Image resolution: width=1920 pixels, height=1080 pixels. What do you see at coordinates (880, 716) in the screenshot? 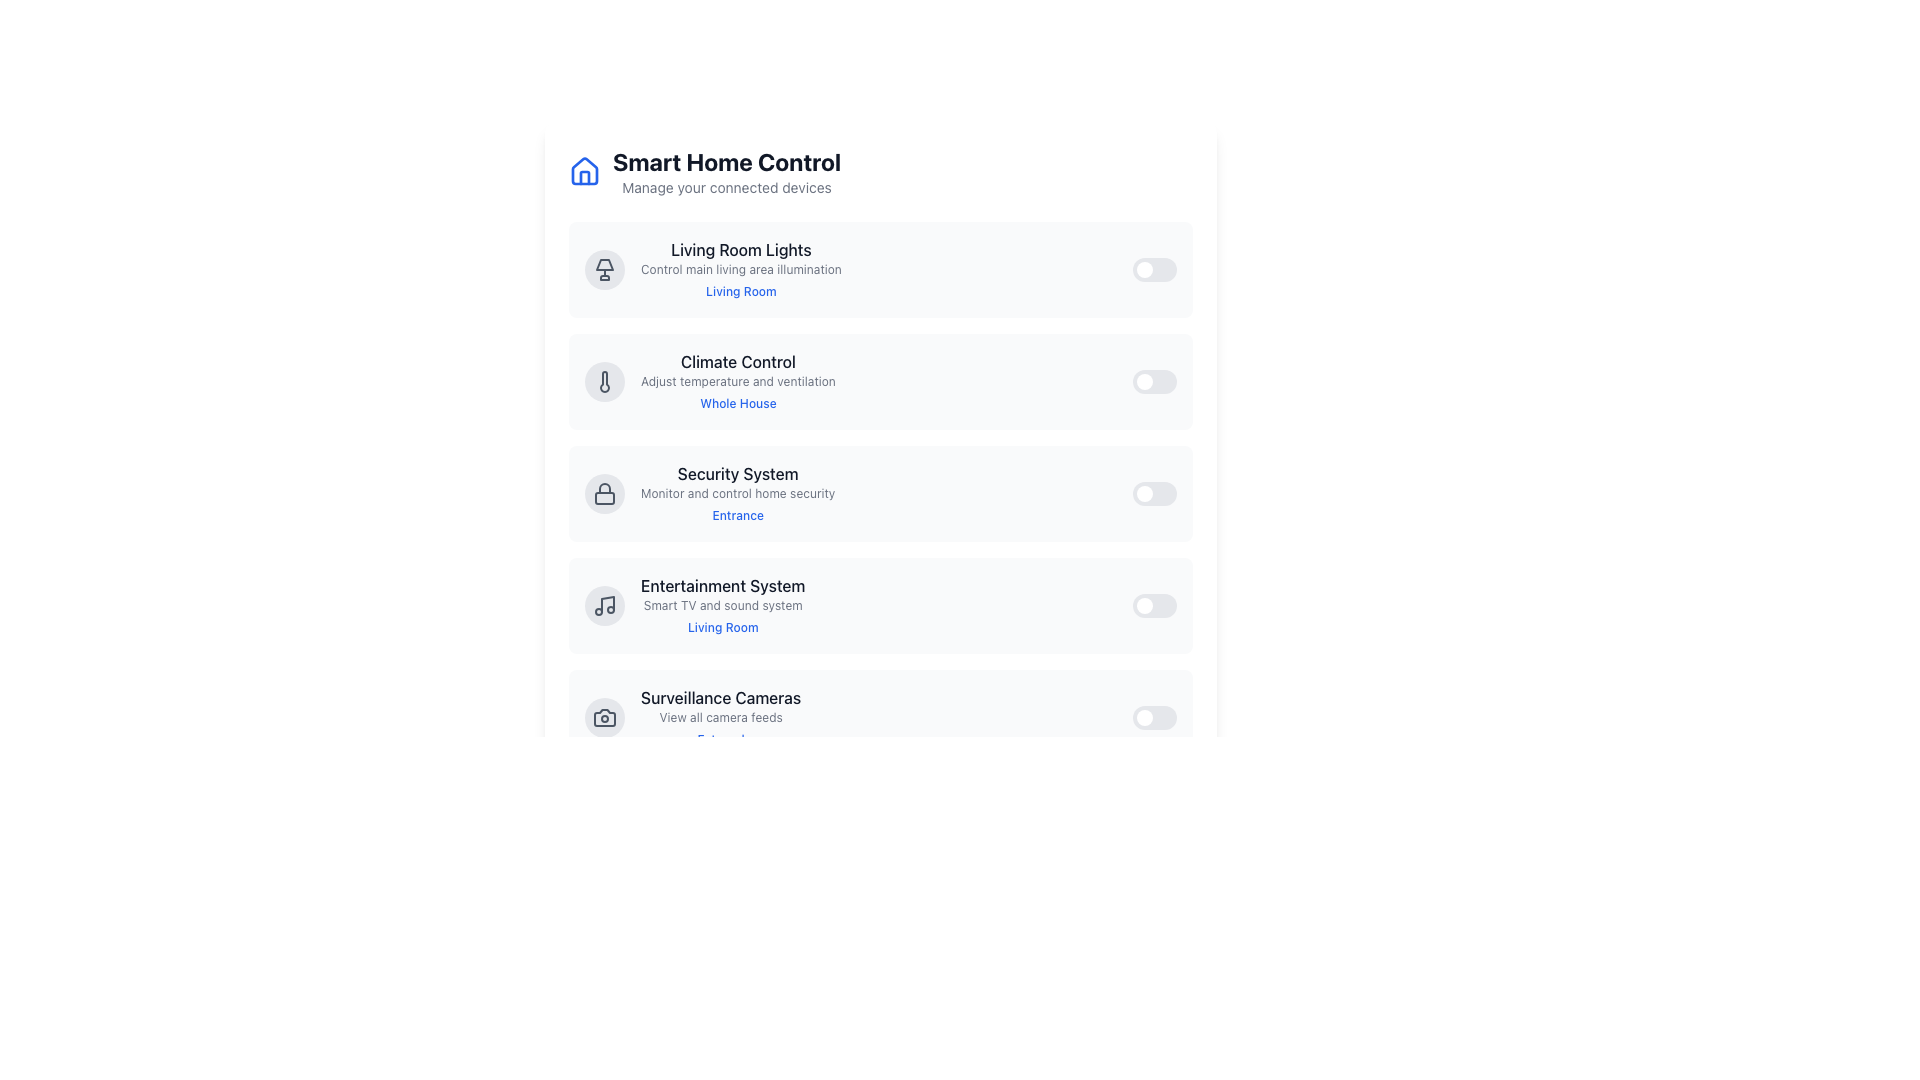
I see `the toggle switch on the right side of the 'Surveillance Cameras' section in the Control panel` at bounding box center [880, 716].